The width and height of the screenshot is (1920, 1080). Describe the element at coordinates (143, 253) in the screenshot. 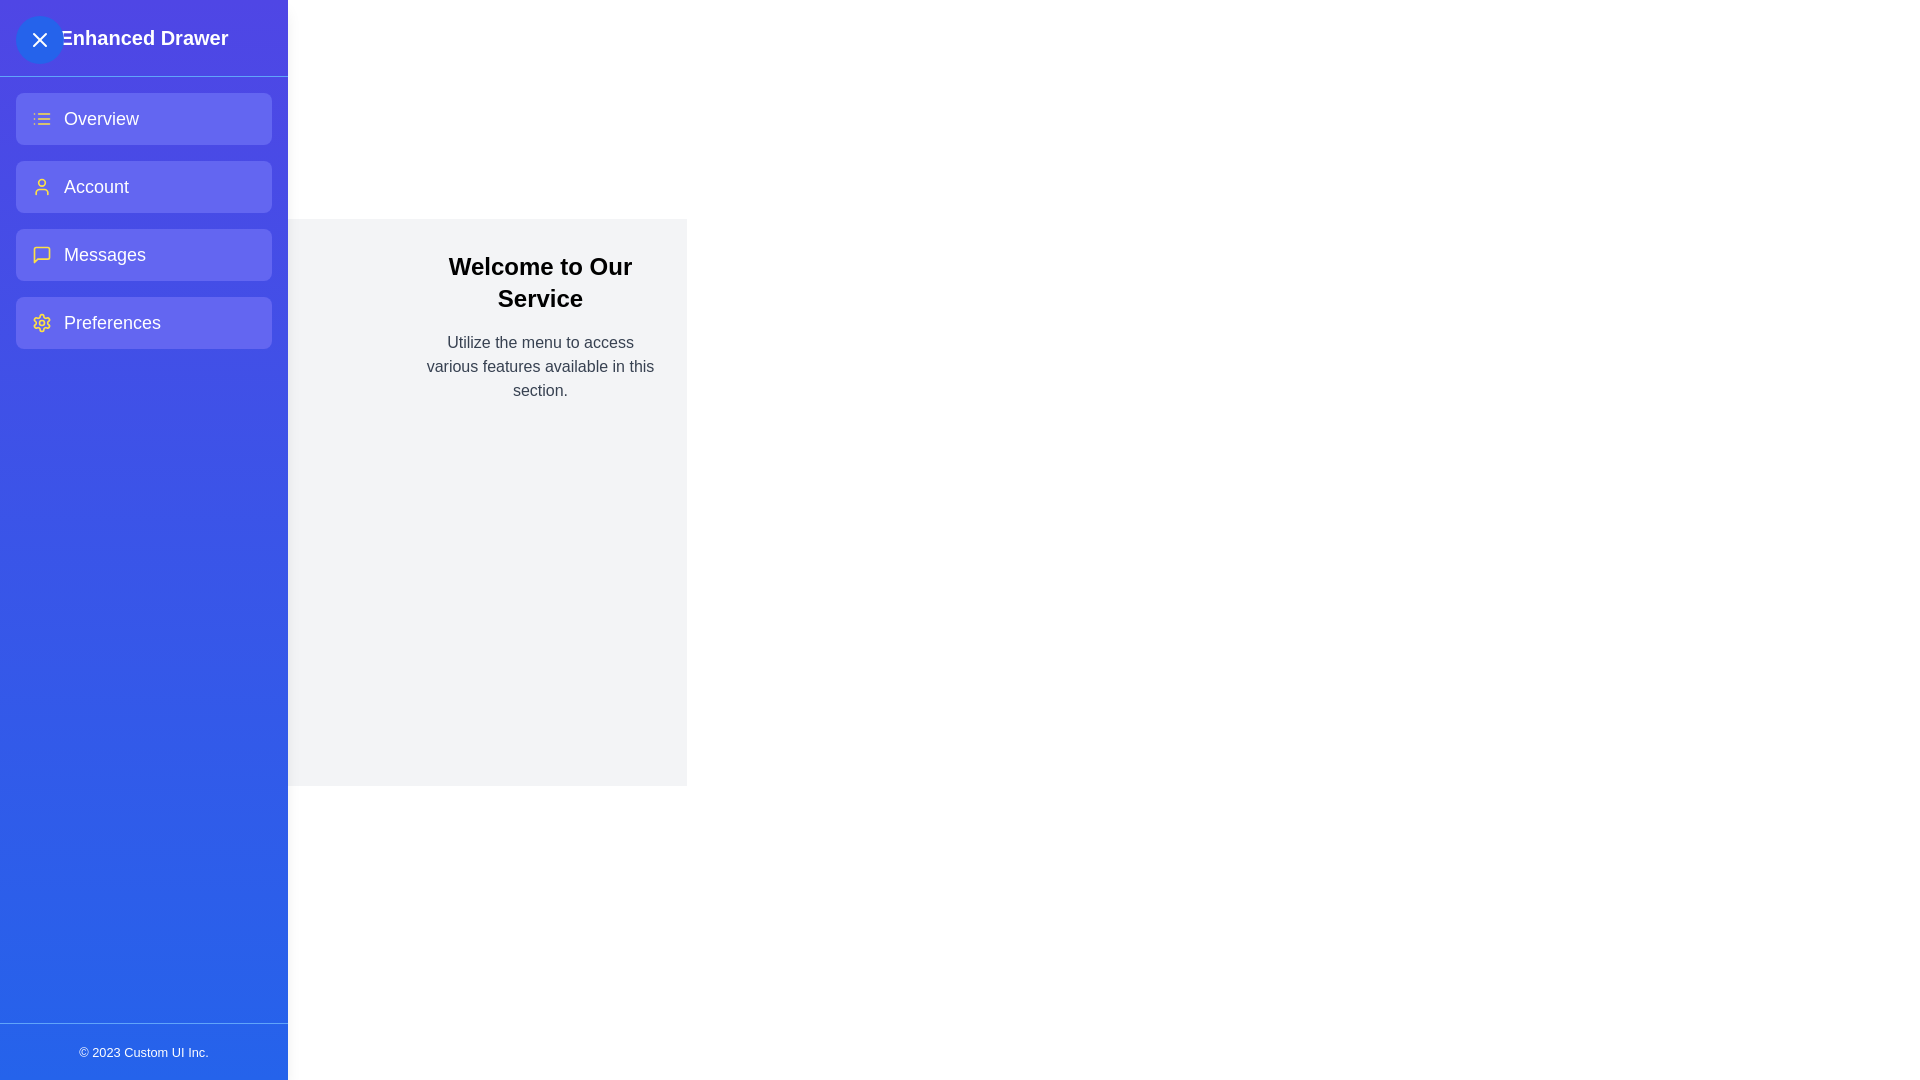

I see `the 'Messages' navigation button located in the third position of the vertical list inside the side panel for accessibility interactions` at that location.